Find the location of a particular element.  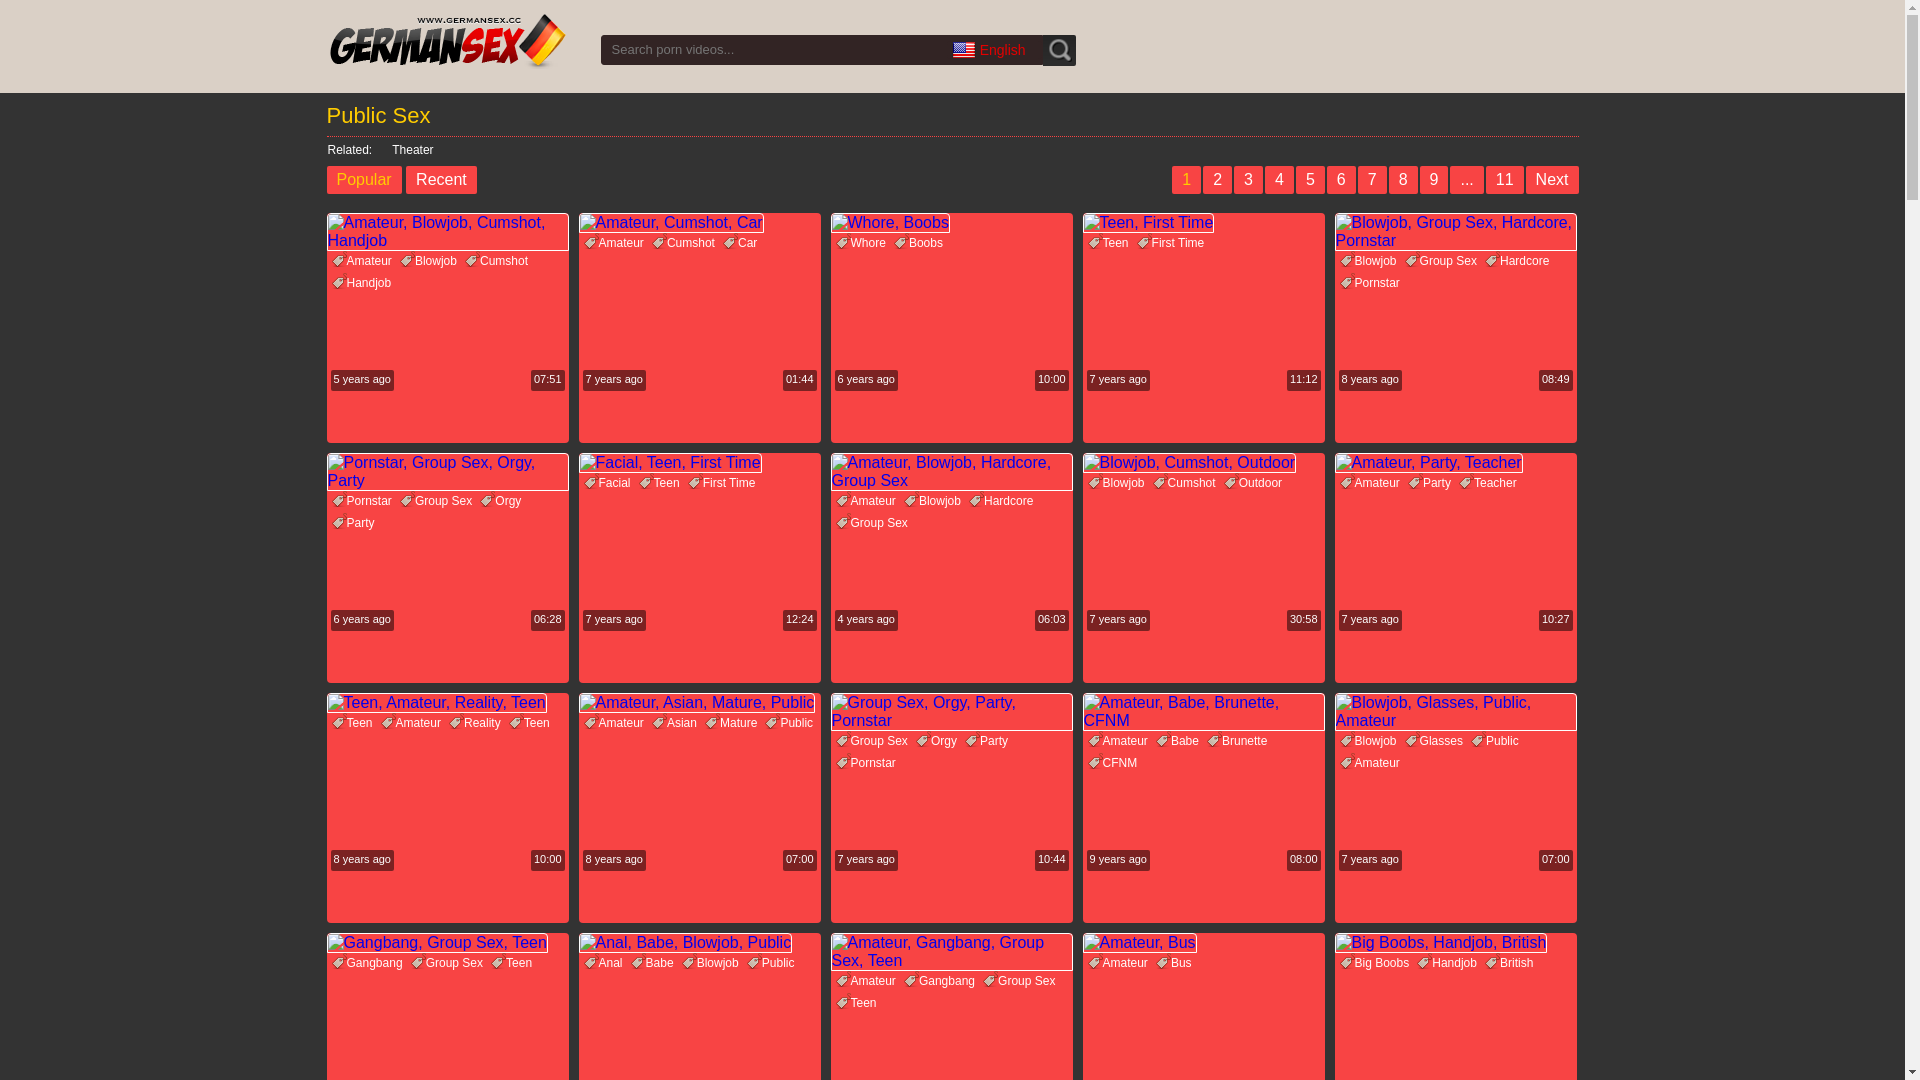

'4' is located at coordinates (1278, 180).